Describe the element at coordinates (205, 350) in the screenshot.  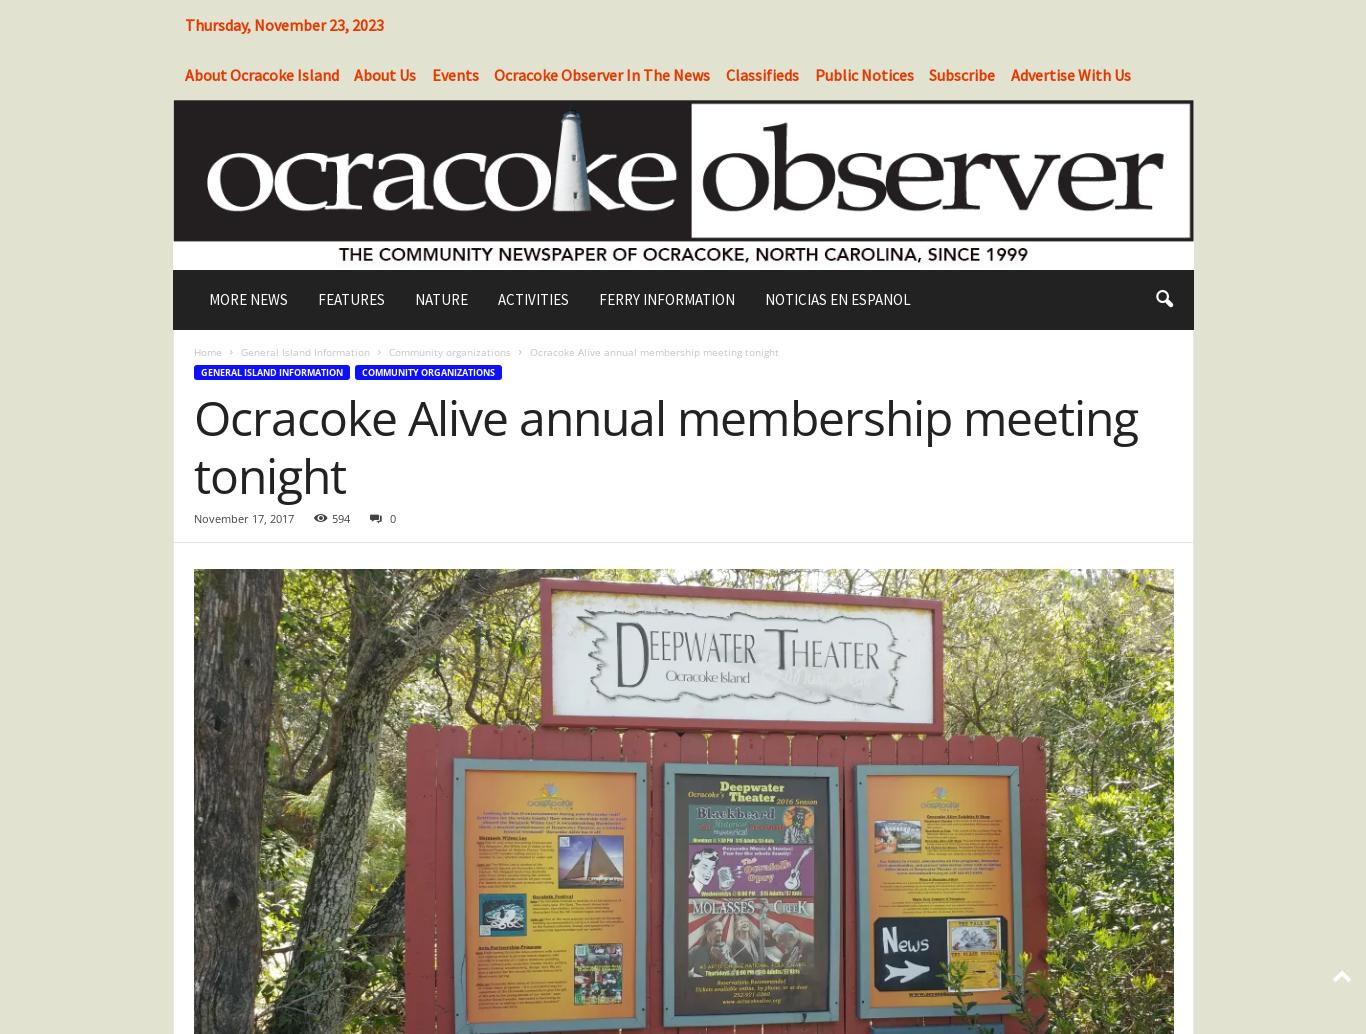
I see `'Home'` at that location.